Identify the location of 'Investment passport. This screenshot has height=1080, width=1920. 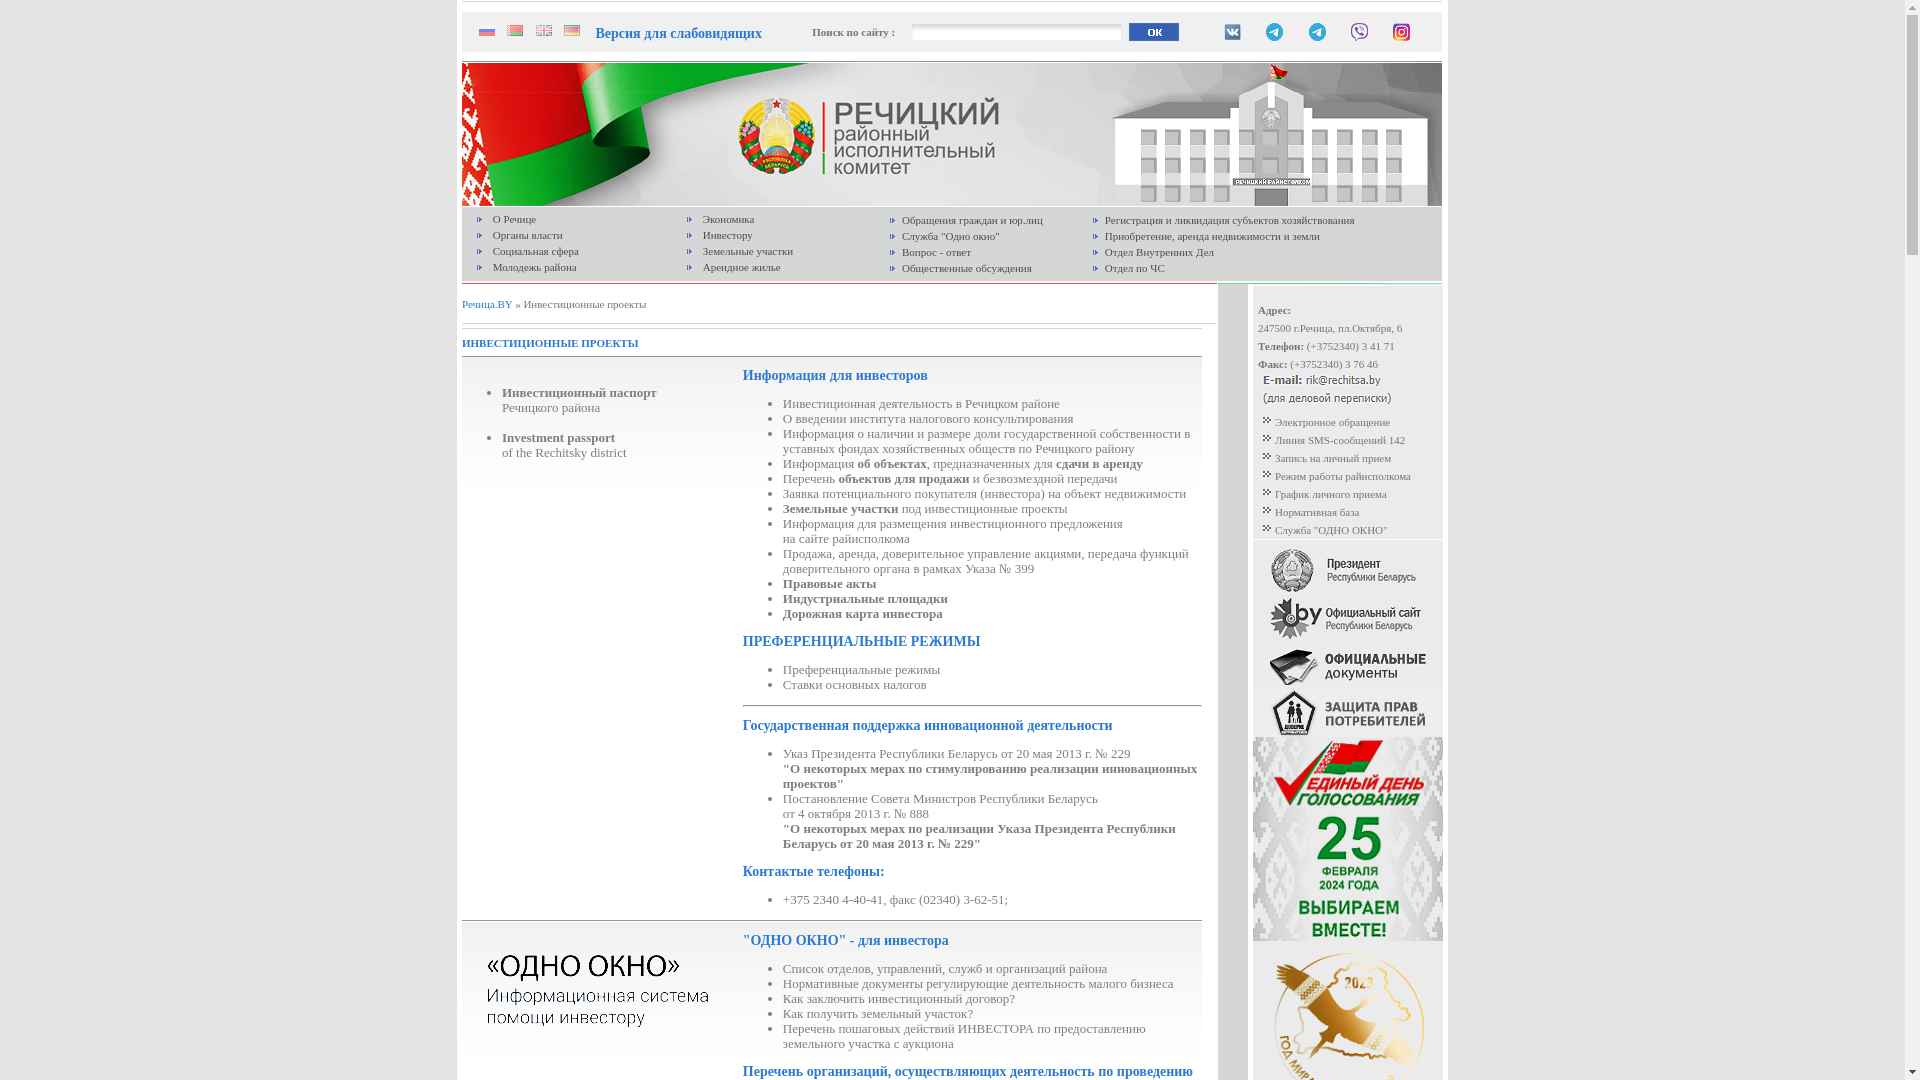
(563, 443).